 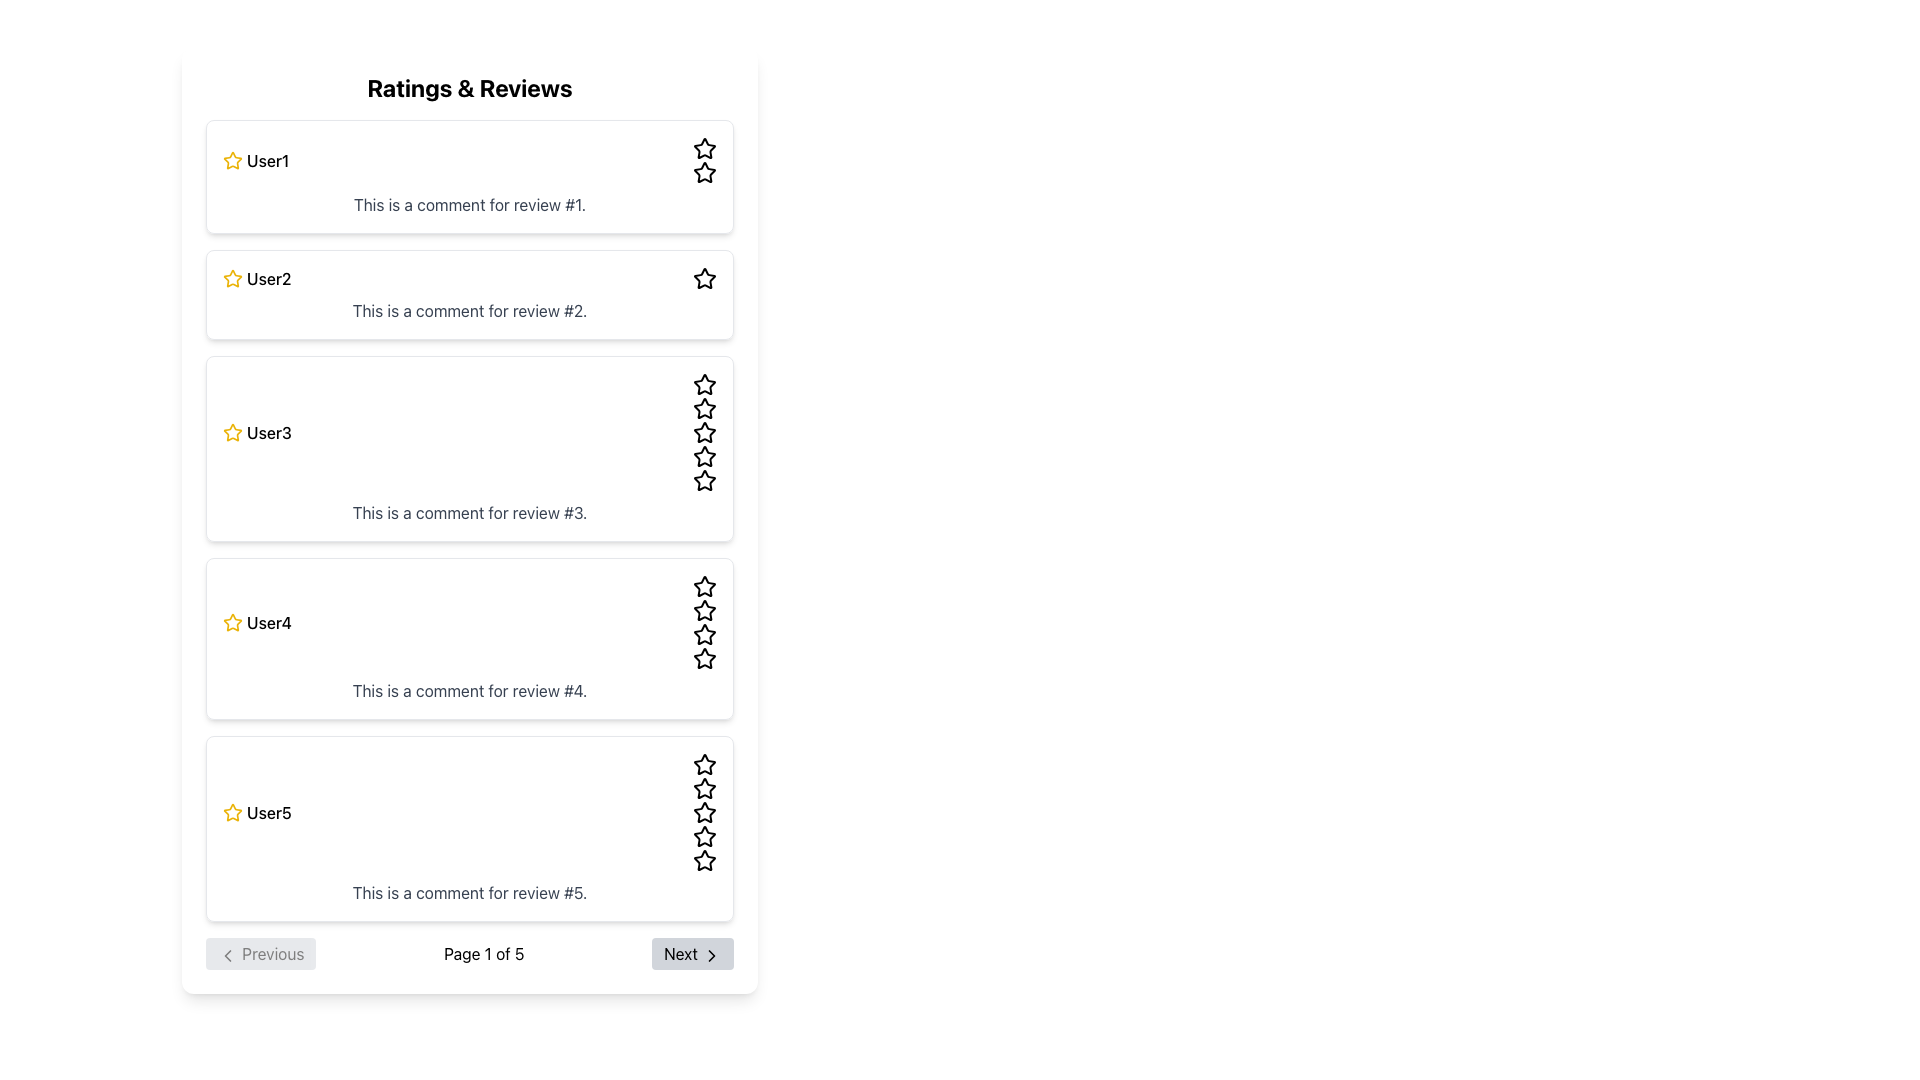 What do you see at coordinates (705, 659) in the screenshot?
I see `the fifth star in the five-star rating system for the review given by 'User4', which is located in the fourth card from the top in the review list` at bounding box center [705, 659].